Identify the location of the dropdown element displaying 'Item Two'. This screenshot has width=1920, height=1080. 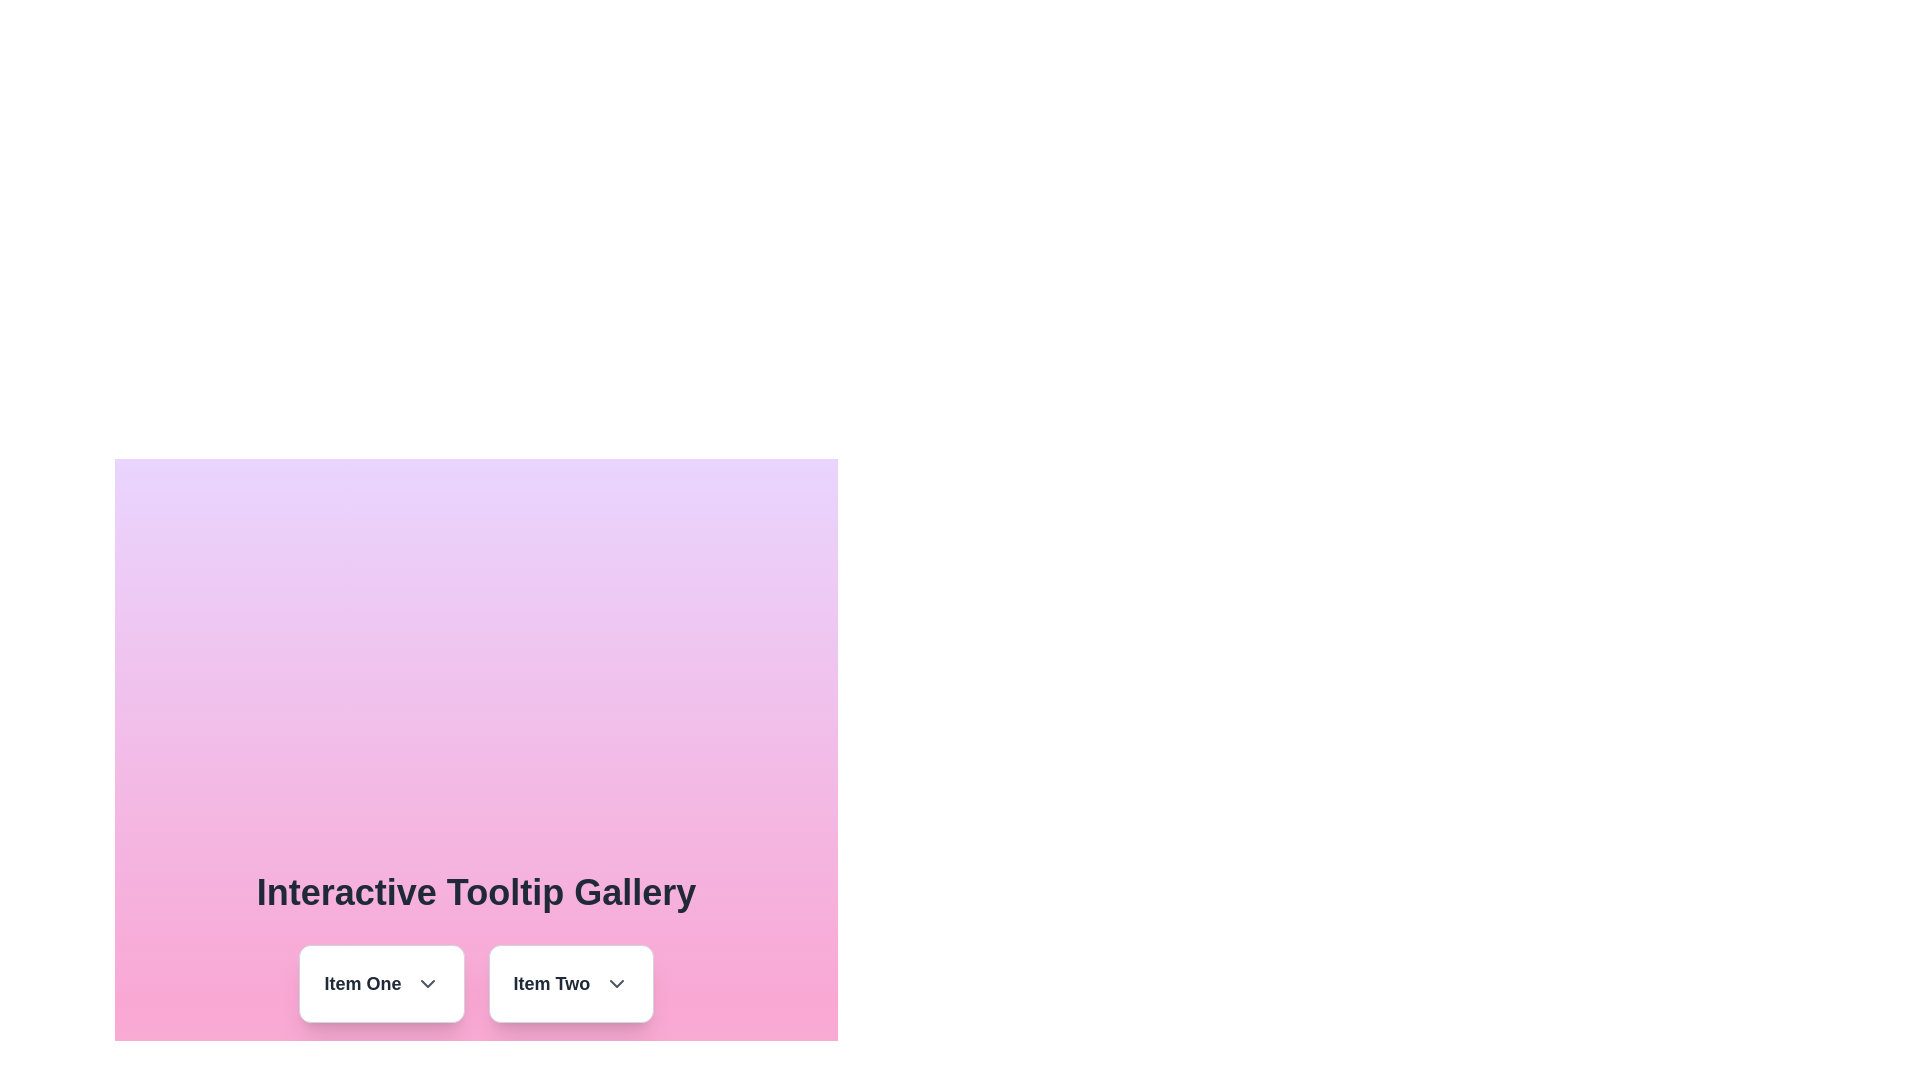
(570, 982).